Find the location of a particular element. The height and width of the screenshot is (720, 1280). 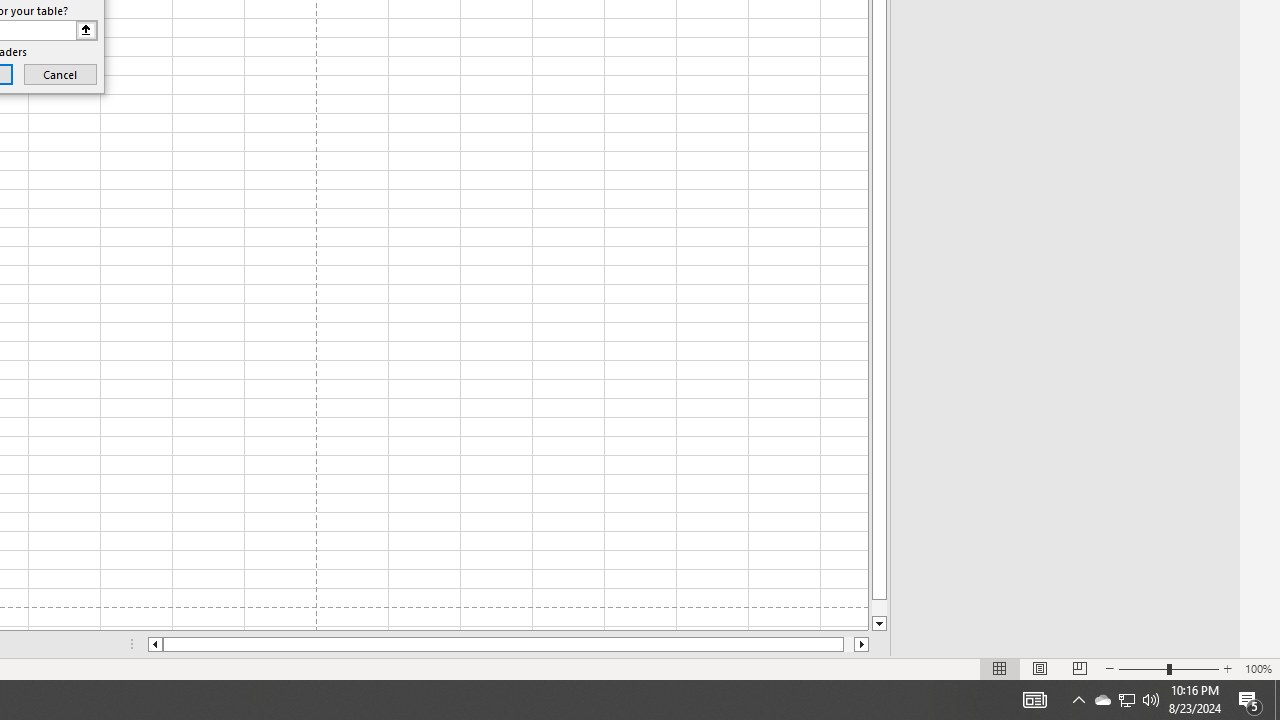

'Zoom Out' is located at coordinates (1143, 669).